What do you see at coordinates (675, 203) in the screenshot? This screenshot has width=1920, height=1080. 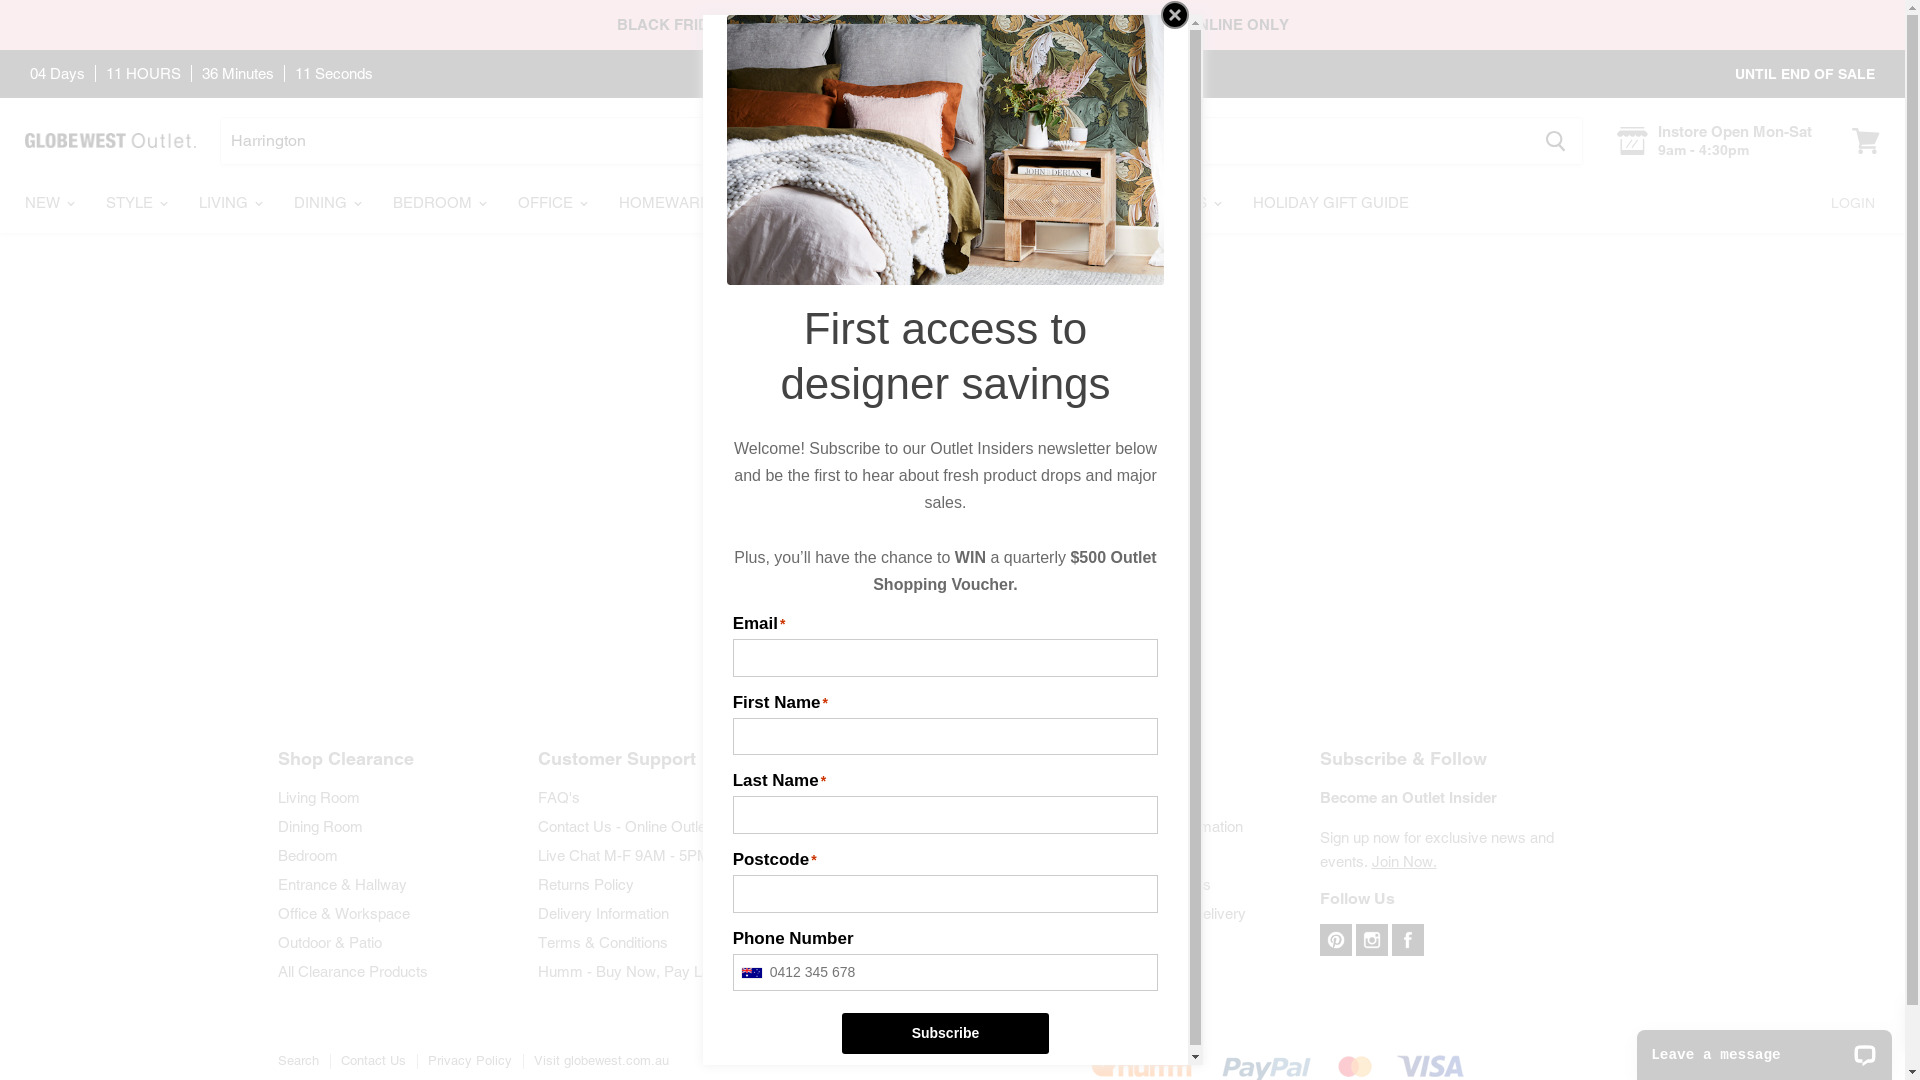 I see `'HOMEWARES'` at bounding box center [675, 203].